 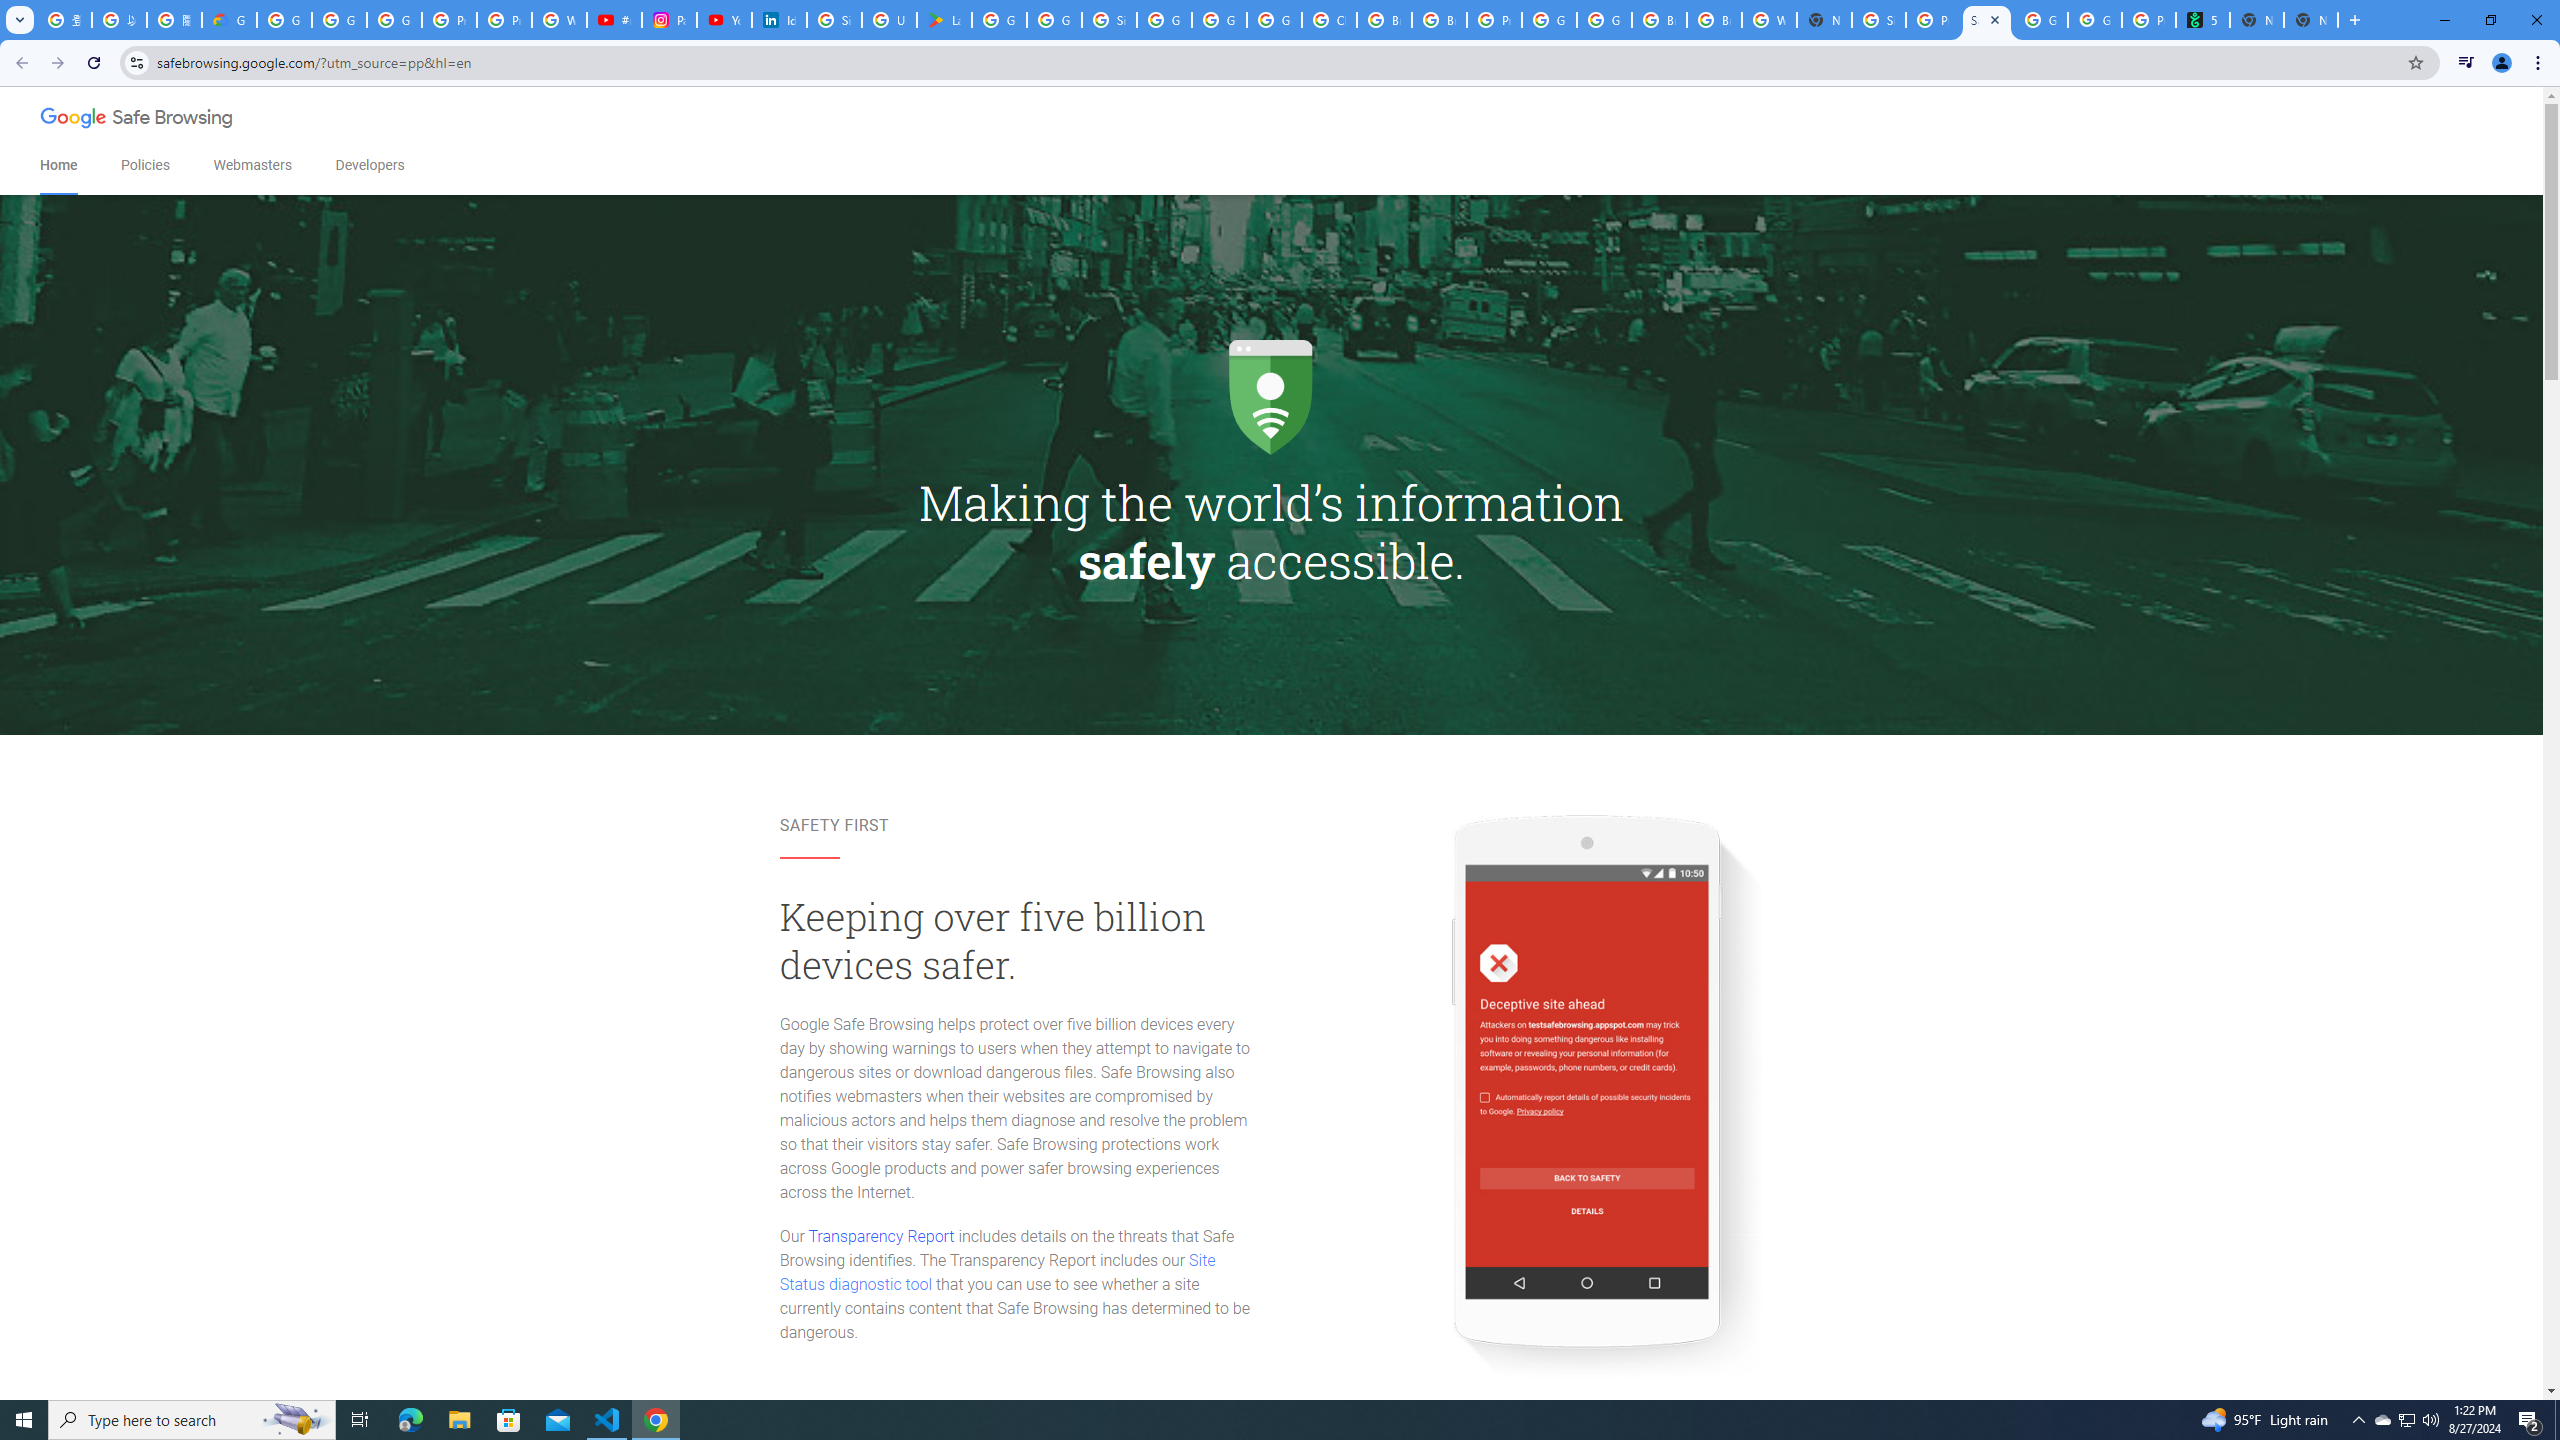 I want to click on 'Google Cloud Platform', so click(x=1602, y=19).